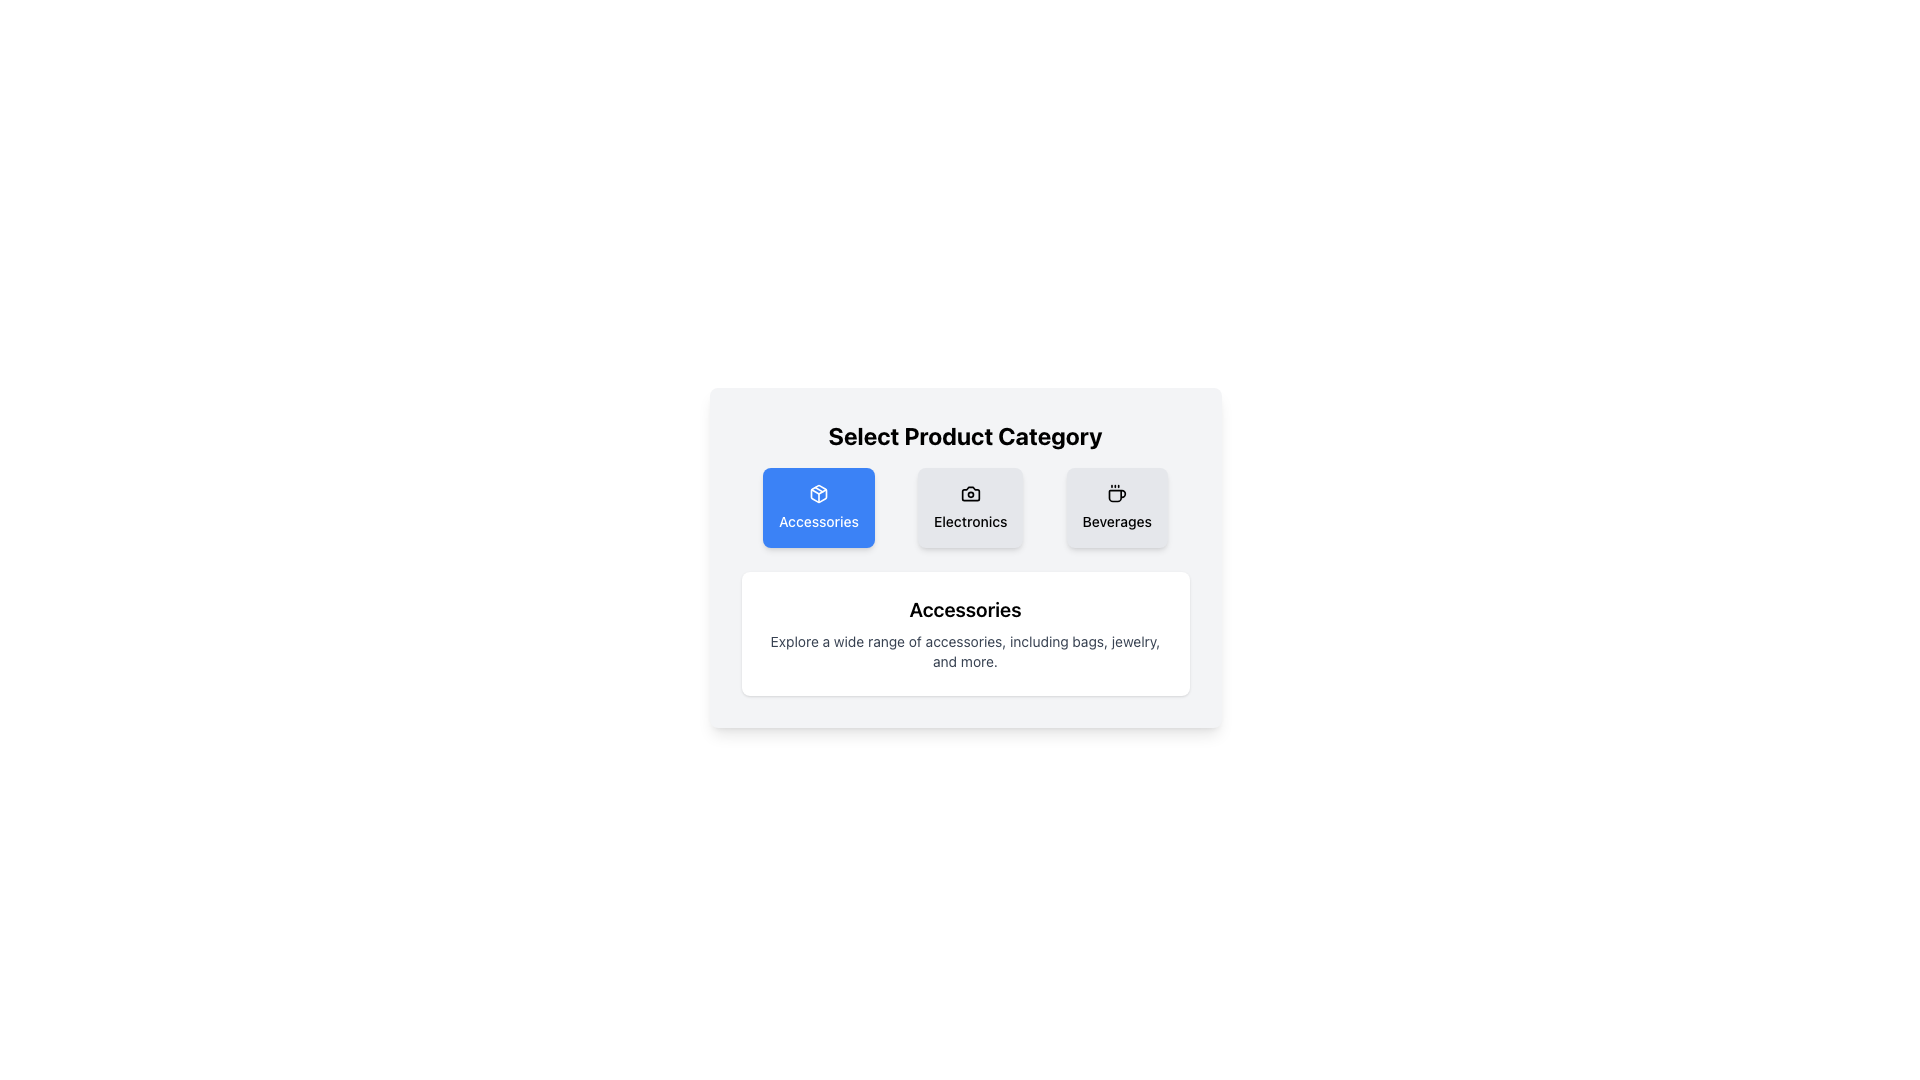  I want to click on the 'Accessories' icon located within the blue square card representing the 'Accessories' category, so click(819, 493).